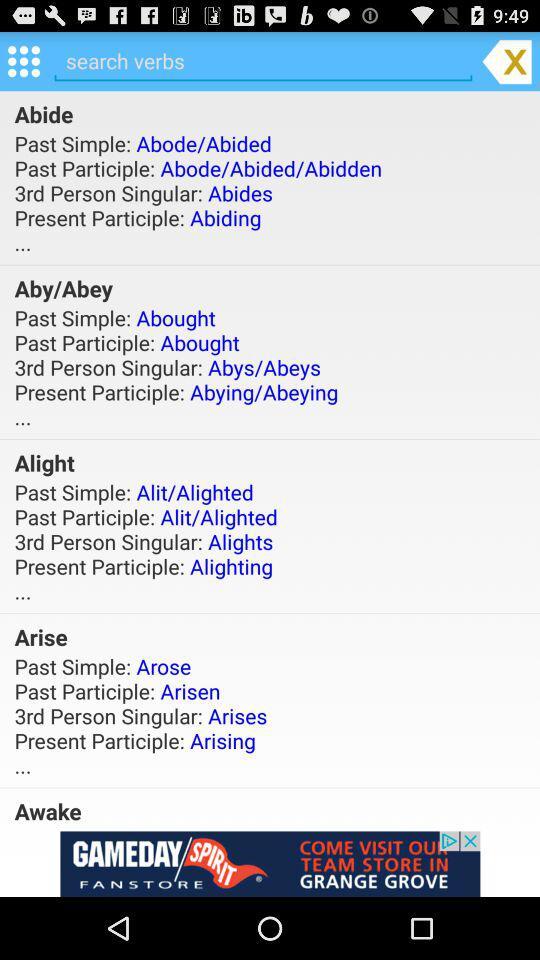 This screenshot has width=540, height=960. Describe the element at coordinates (263, 59) in the screenshot. I see `text` at that location.